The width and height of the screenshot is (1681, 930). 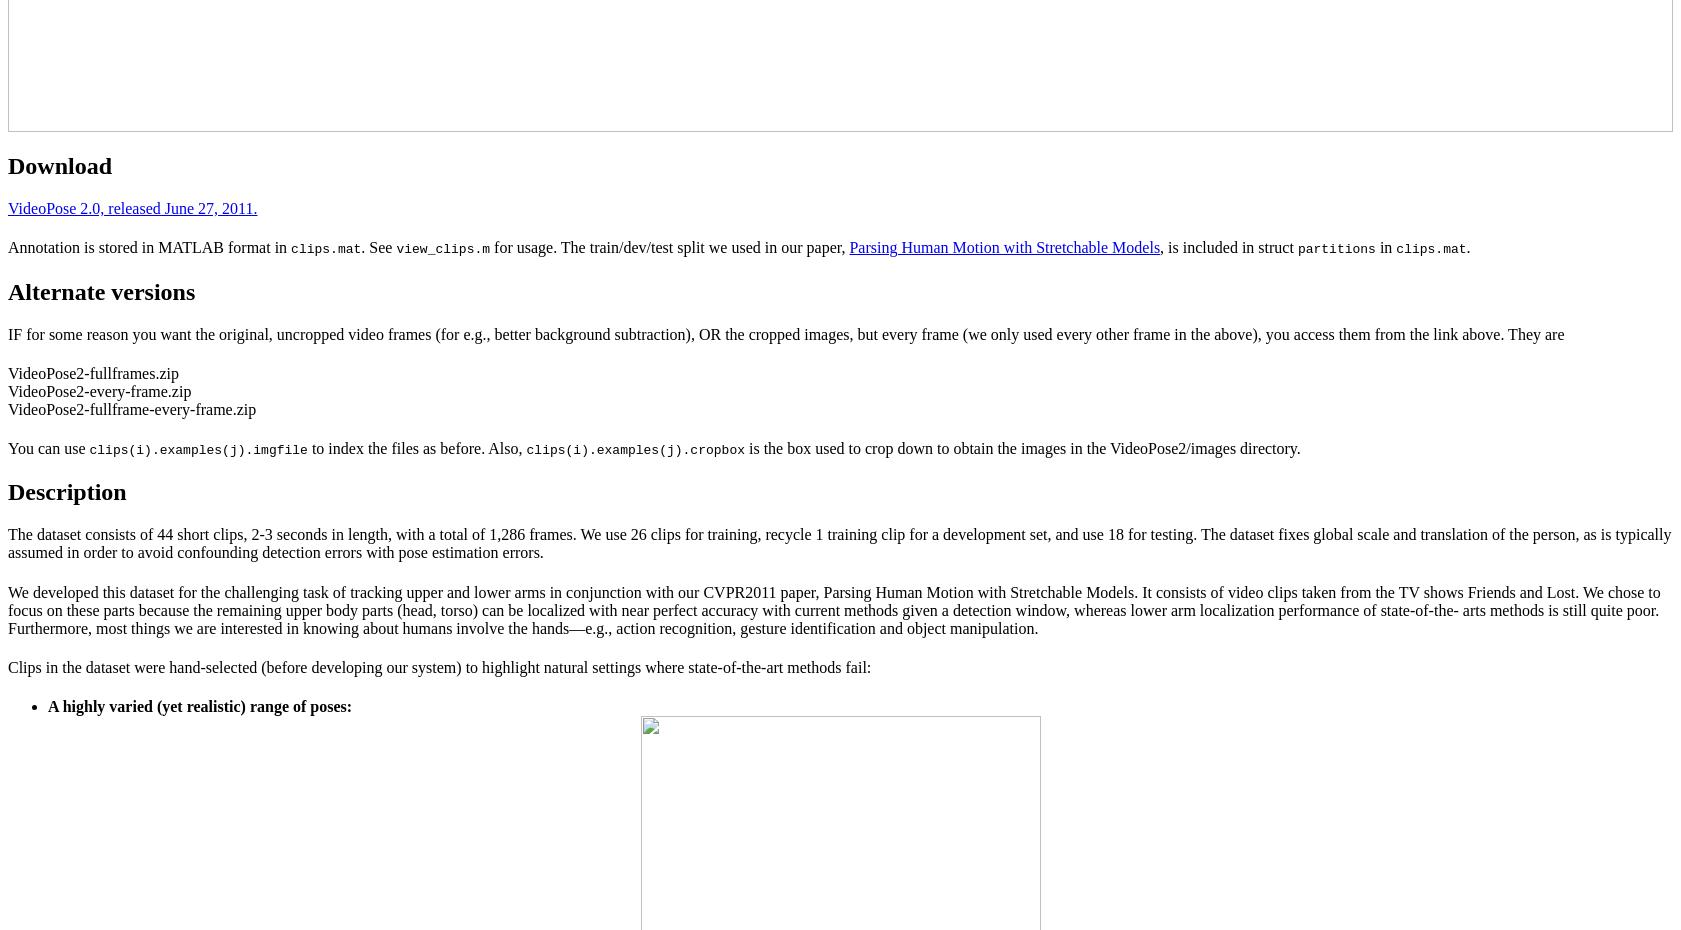 I want to click on 'Download', so click(x=59, y=165).